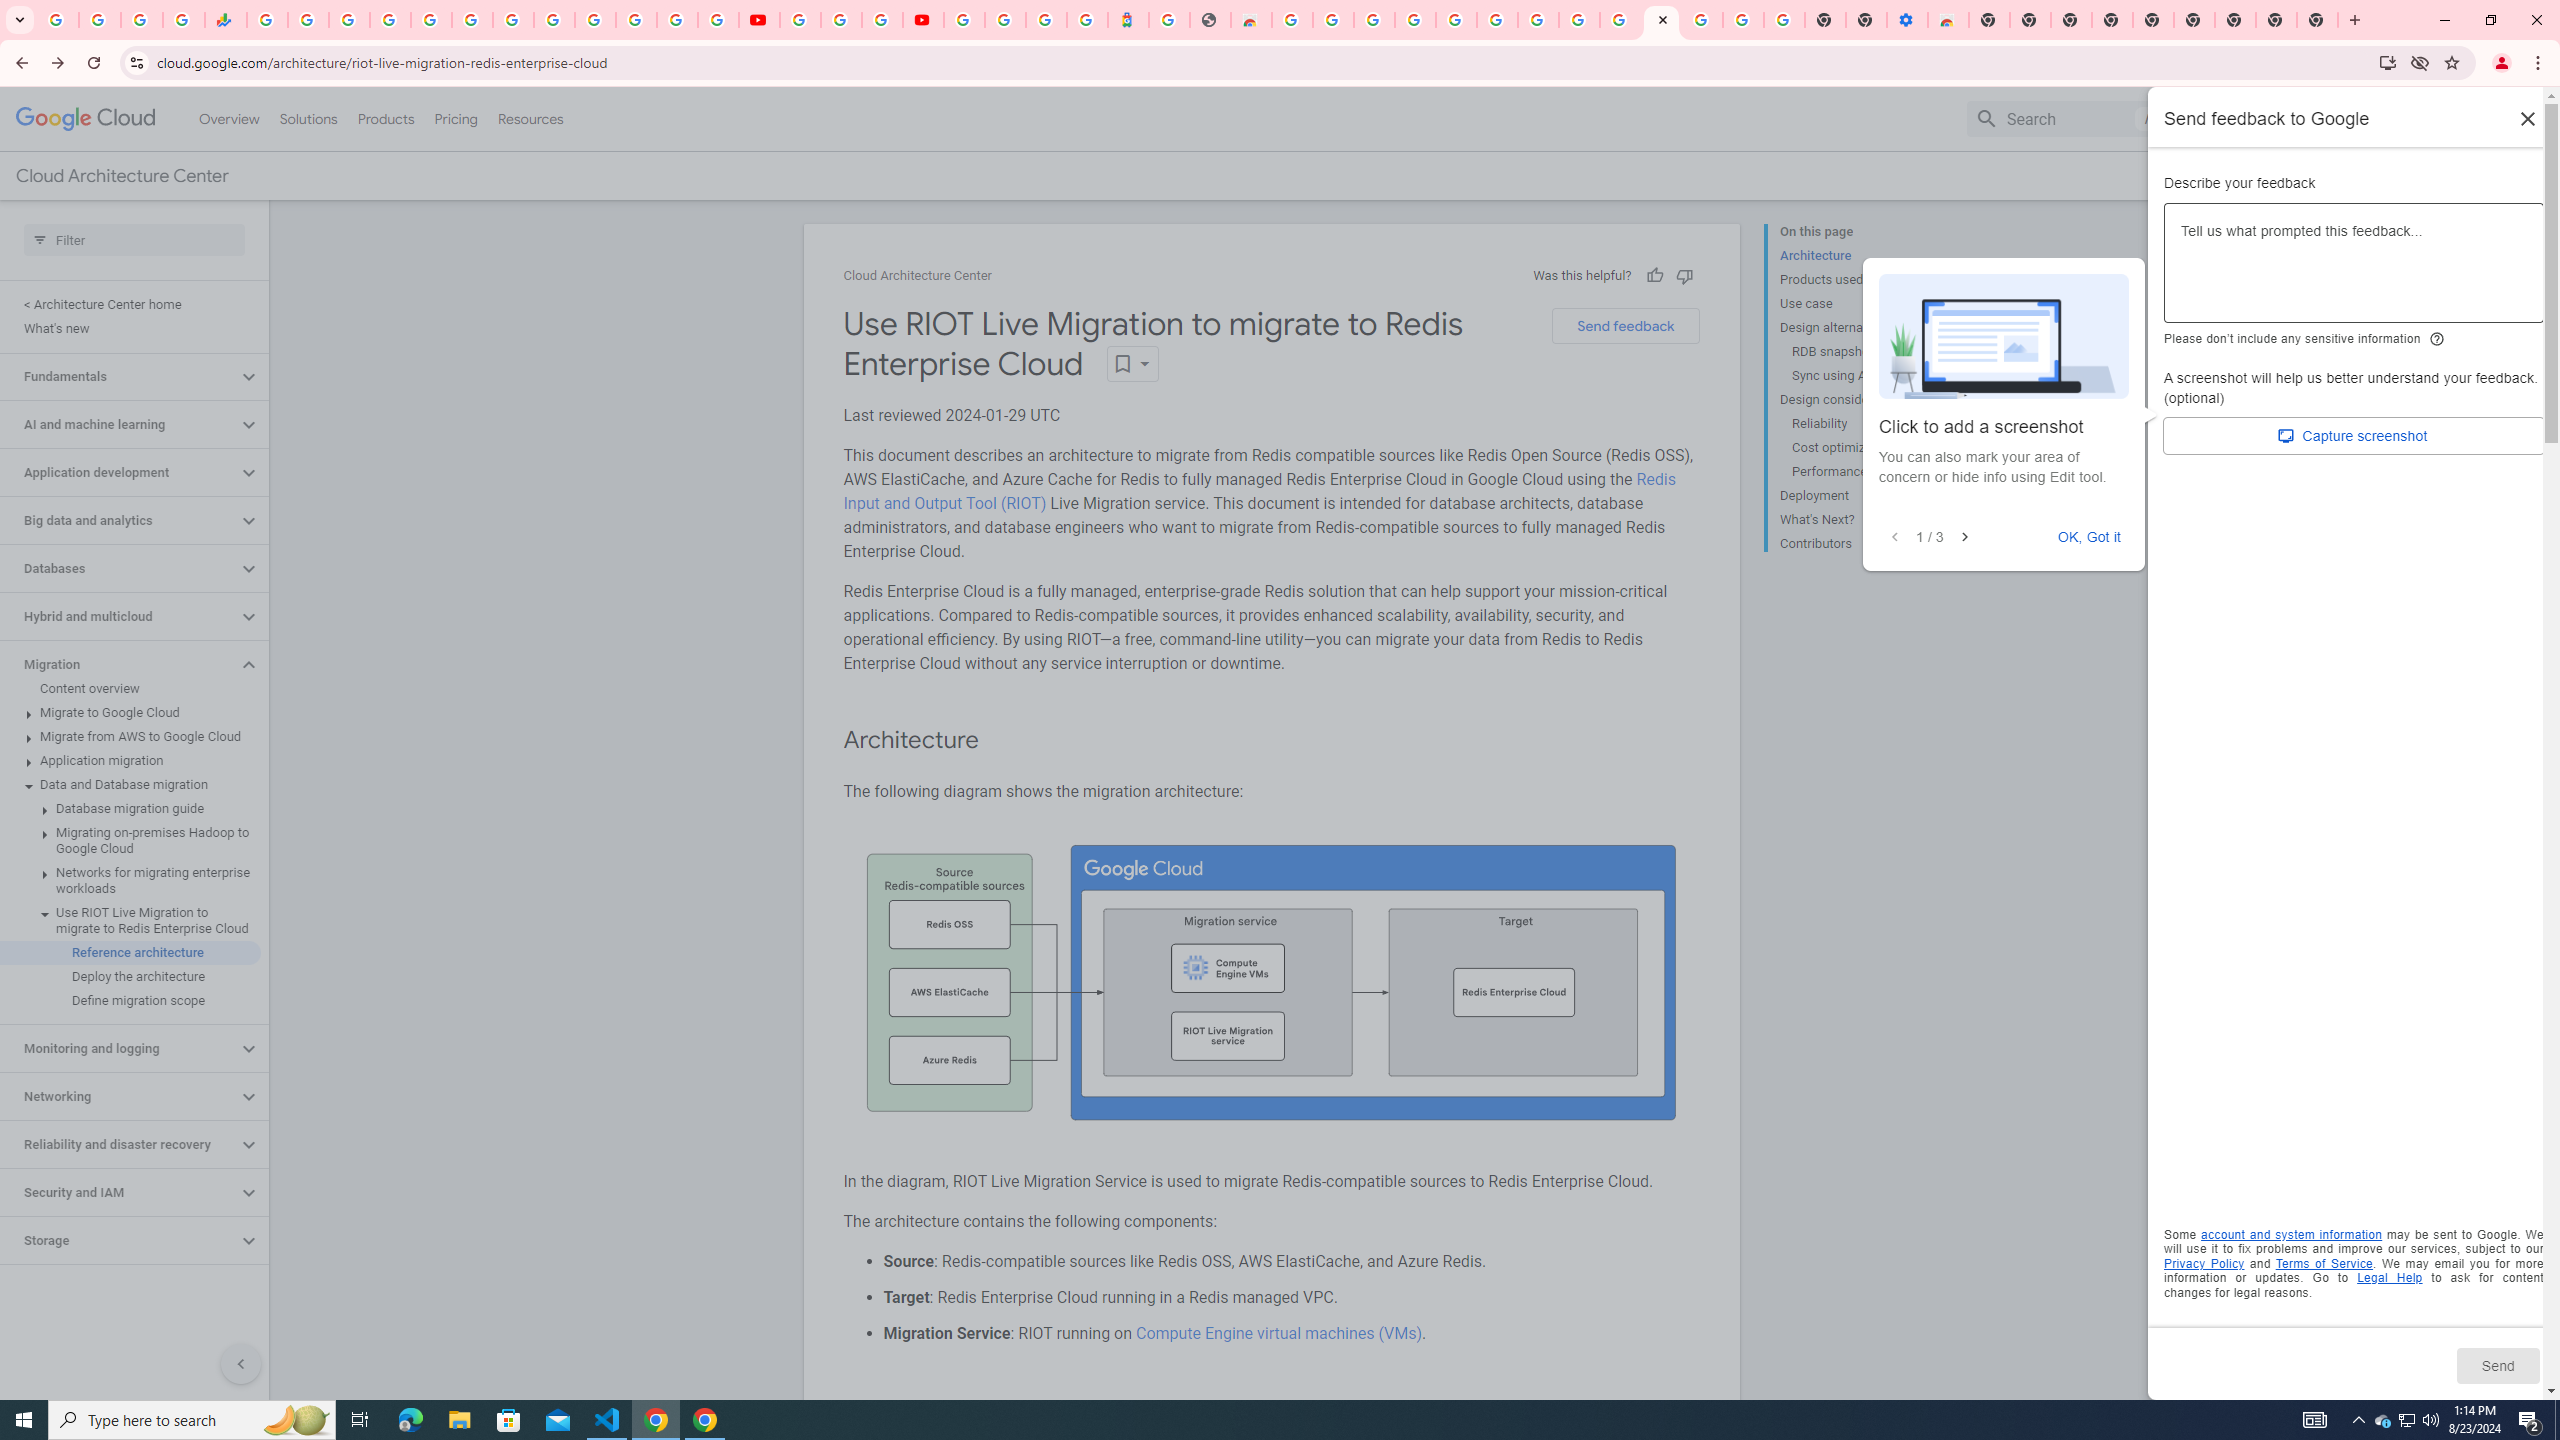 Image resolution: width=2560 pixels, height=1440 pixels. Describe the element at coordinates (118, 375) in the screenshot. I see `'Fundamentals'` at that location.